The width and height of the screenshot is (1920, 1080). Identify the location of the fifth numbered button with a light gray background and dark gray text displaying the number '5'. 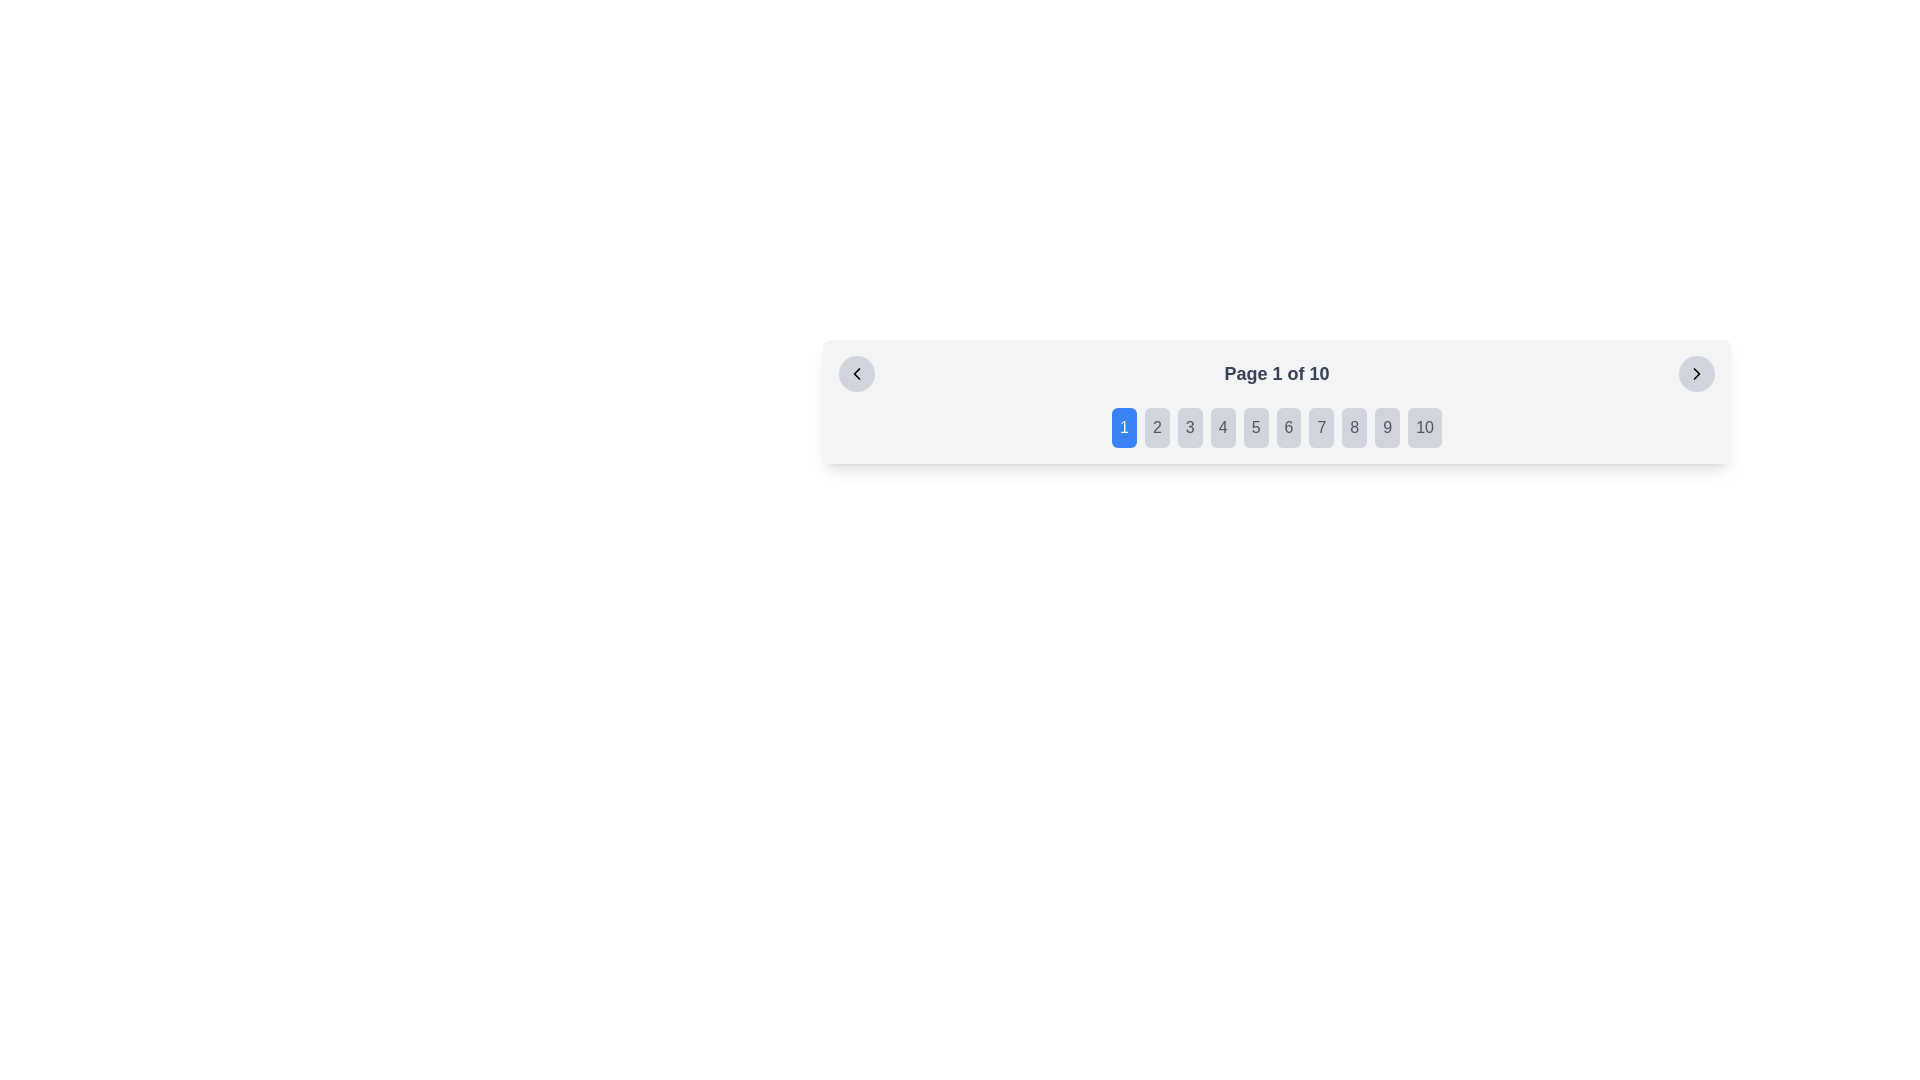
(1255, 427).